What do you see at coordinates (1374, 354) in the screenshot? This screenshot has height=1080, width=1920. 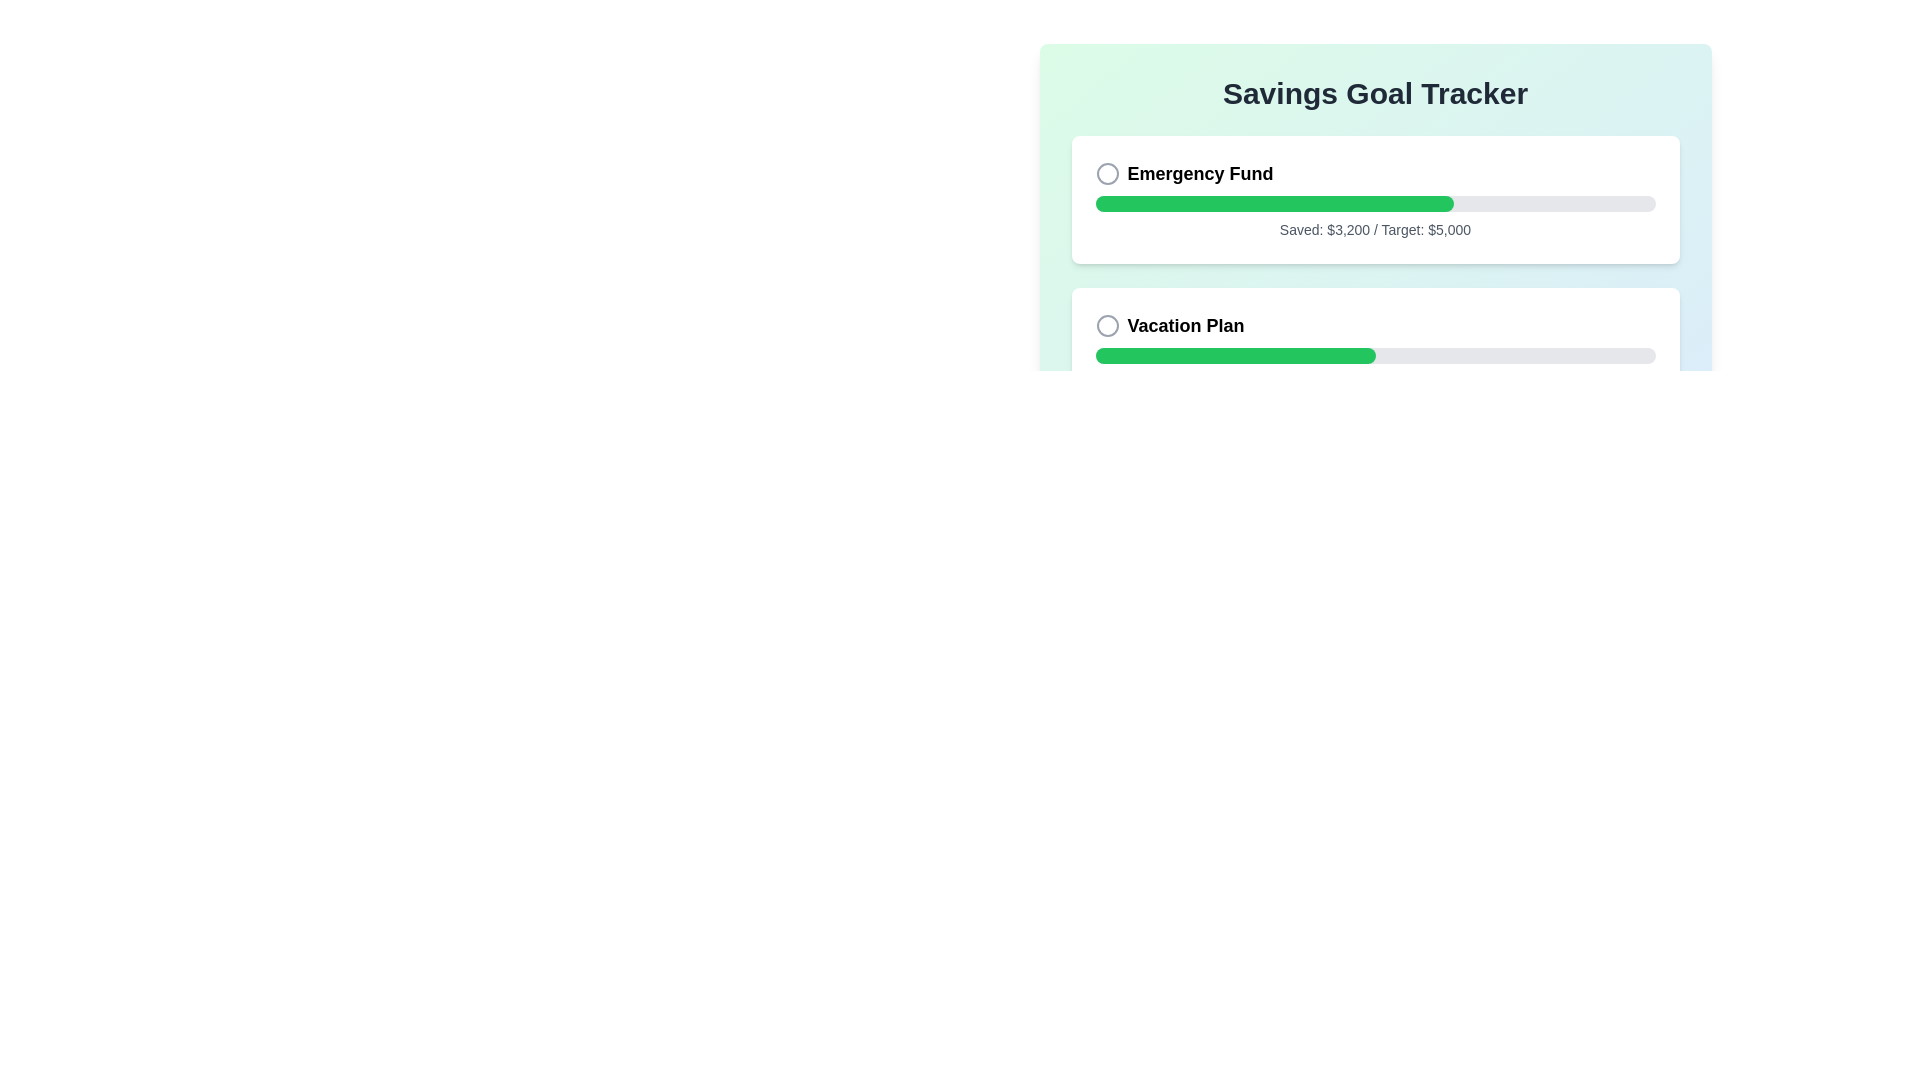 I see `the progress bar, which is a horizontal element indicating 50% progress, located centrally below the 'Vacation Plan' text element` at bounding box center [1374, 354].